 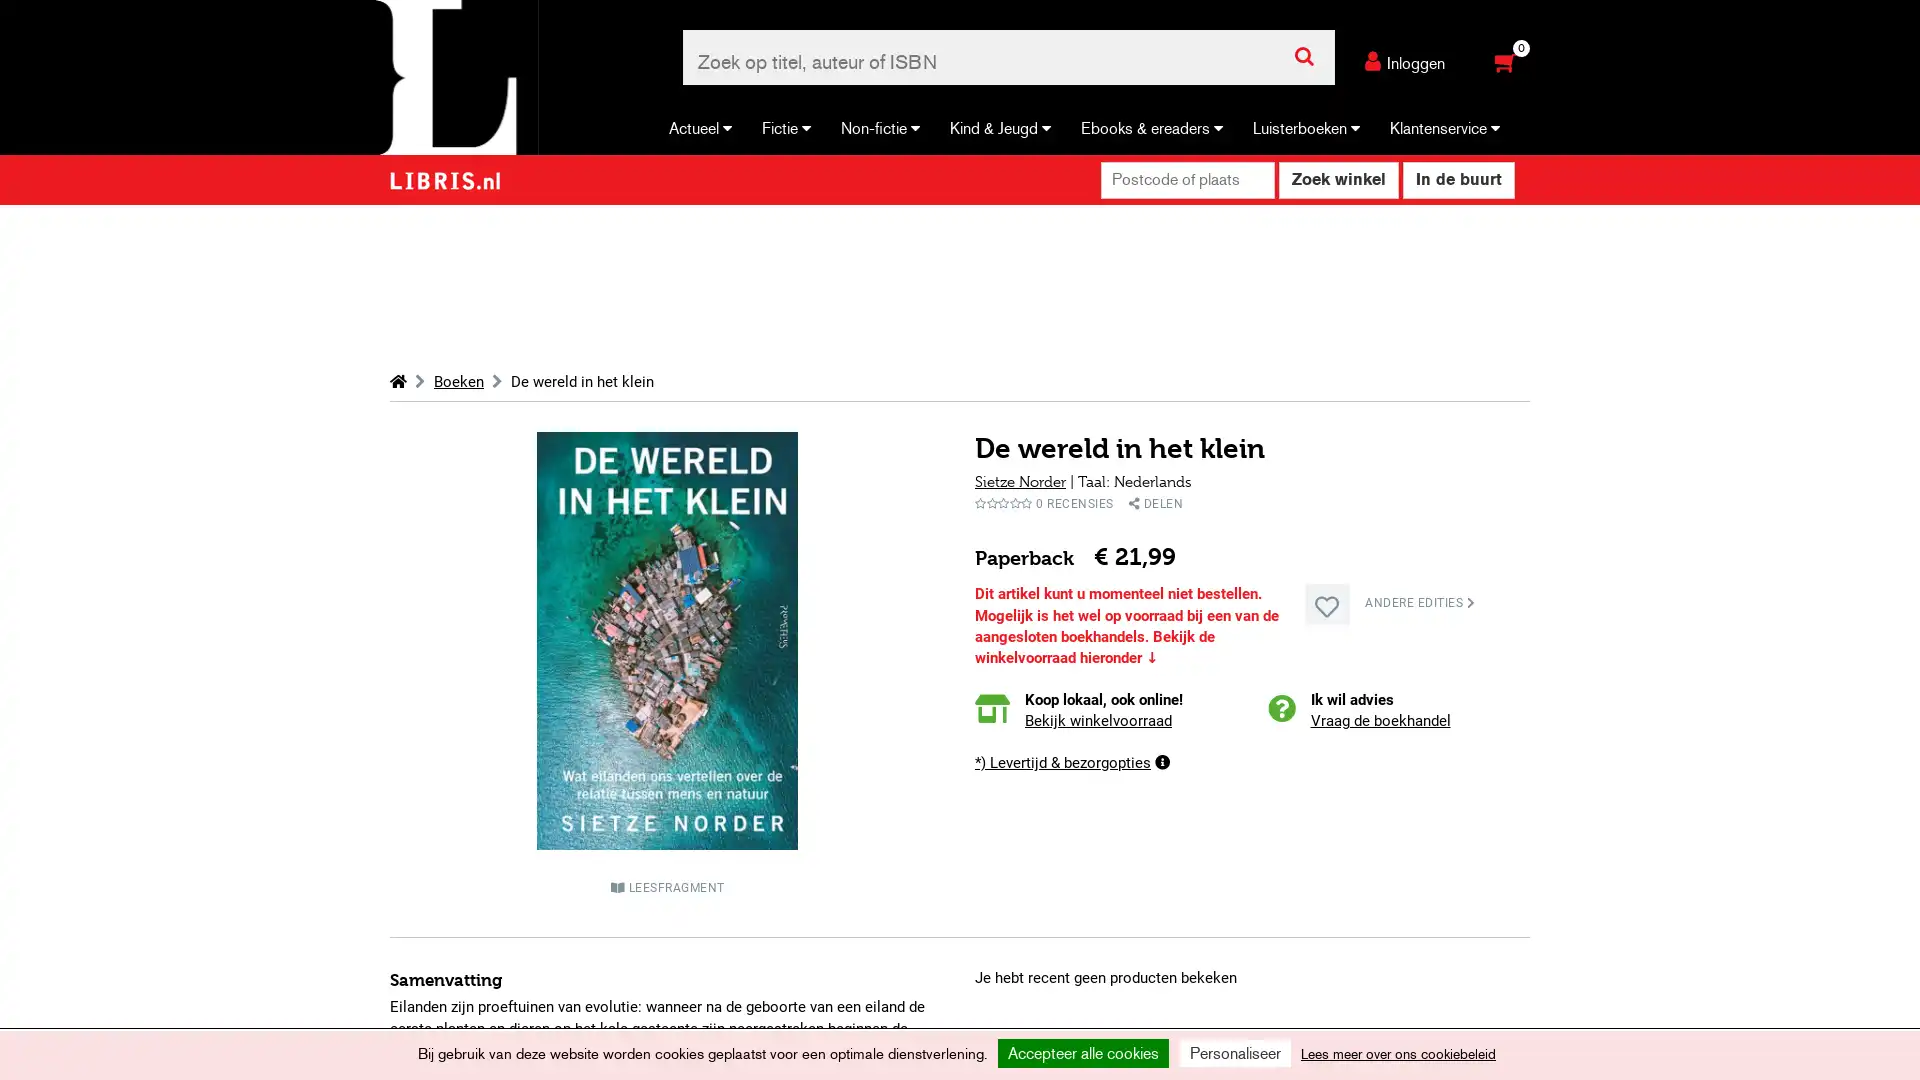 What do you see at coordinates (1397, 1052) in the screenshot?
I see `Lees meer over ons cookiebeleid` at bounding box center [1397, 1052].